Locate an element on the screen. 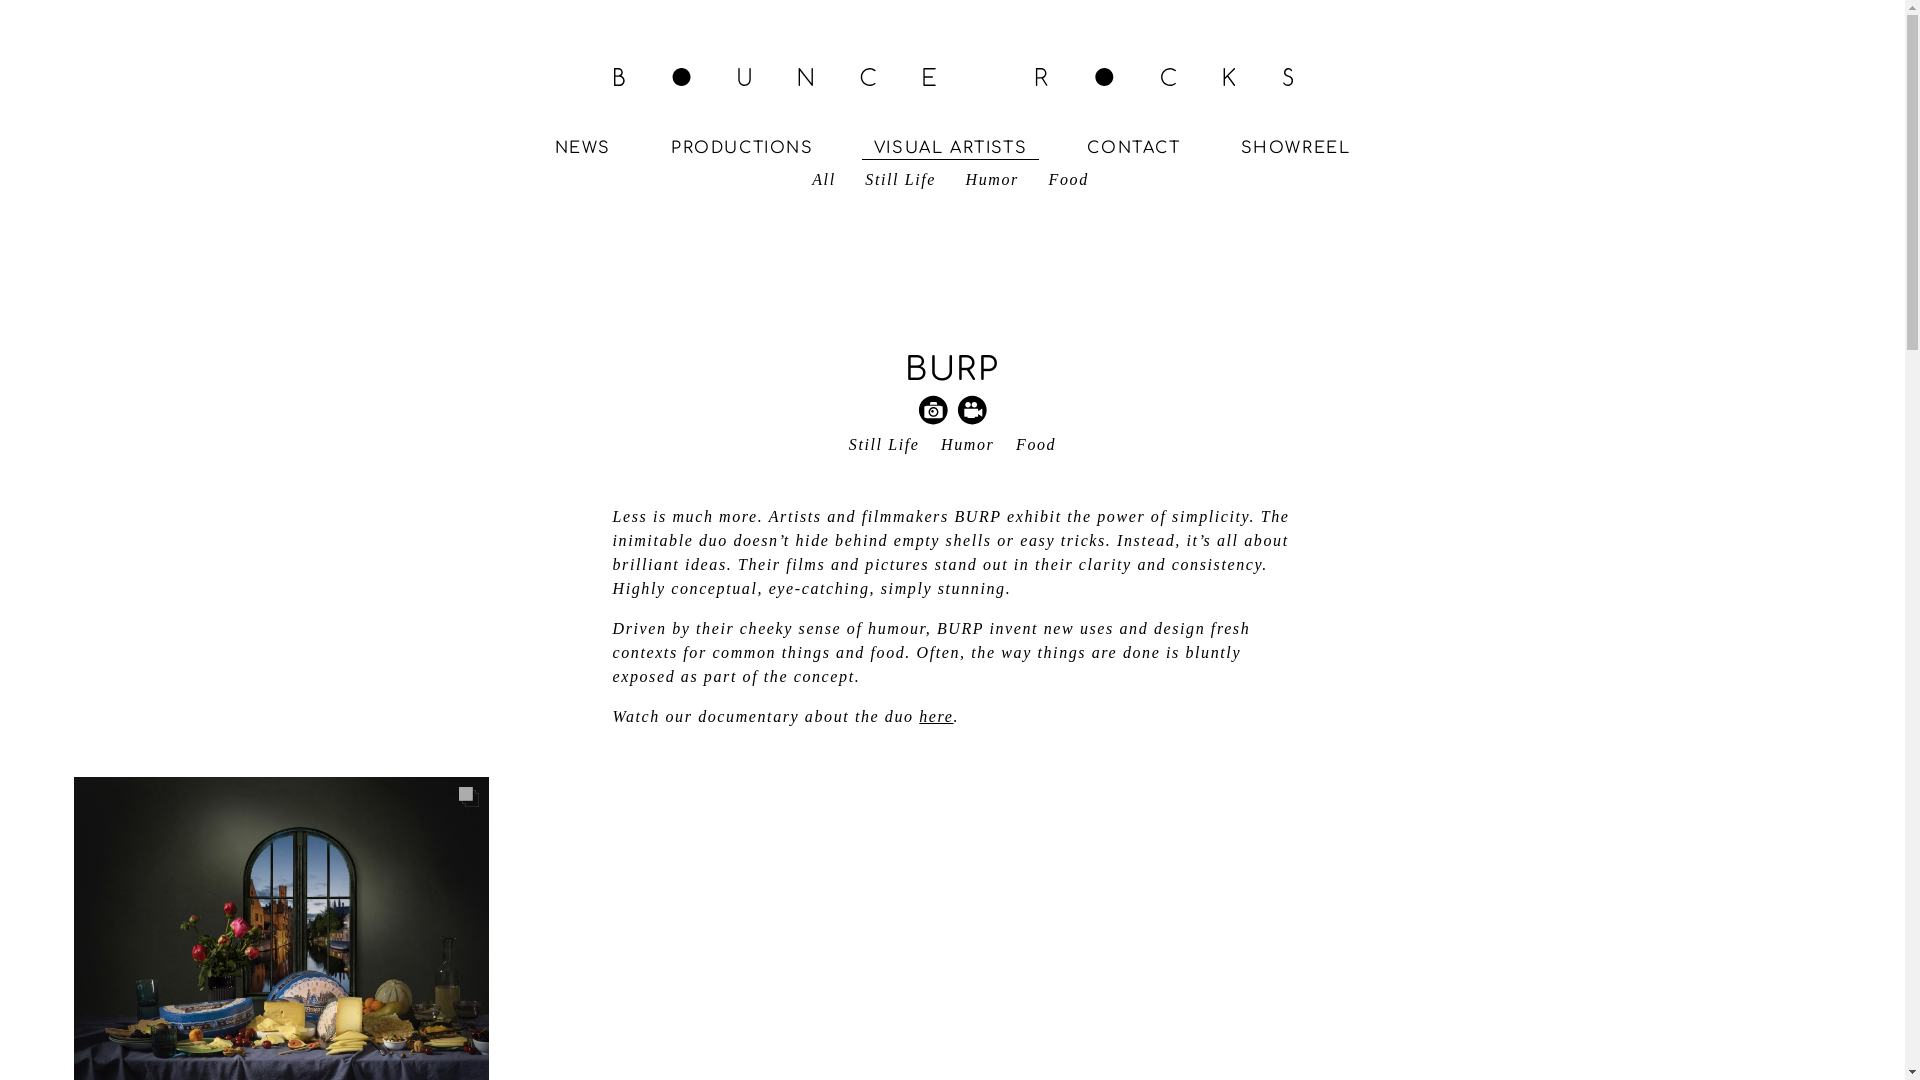  'PRODUCTIONS' is located at coordinates (741, 146).